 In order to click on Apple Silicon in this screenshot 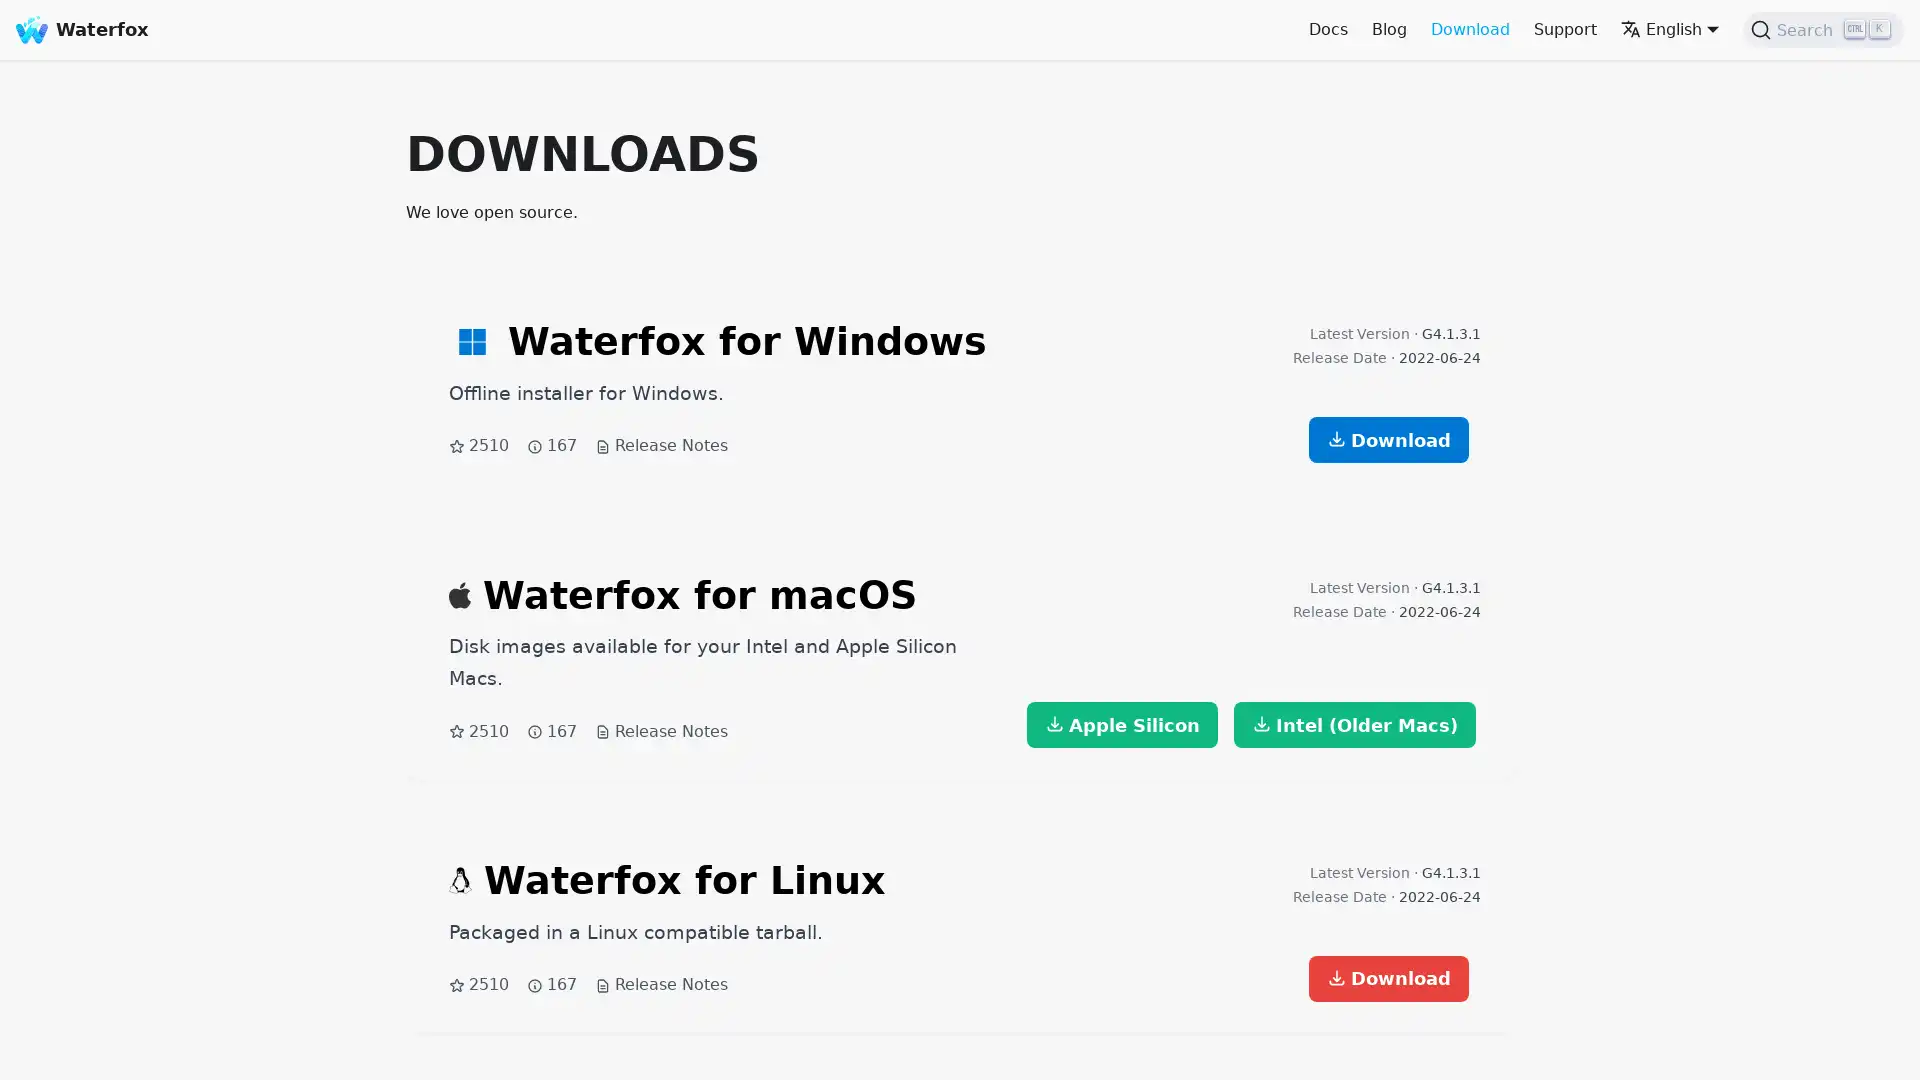, I will do `click(1122, 725)`.